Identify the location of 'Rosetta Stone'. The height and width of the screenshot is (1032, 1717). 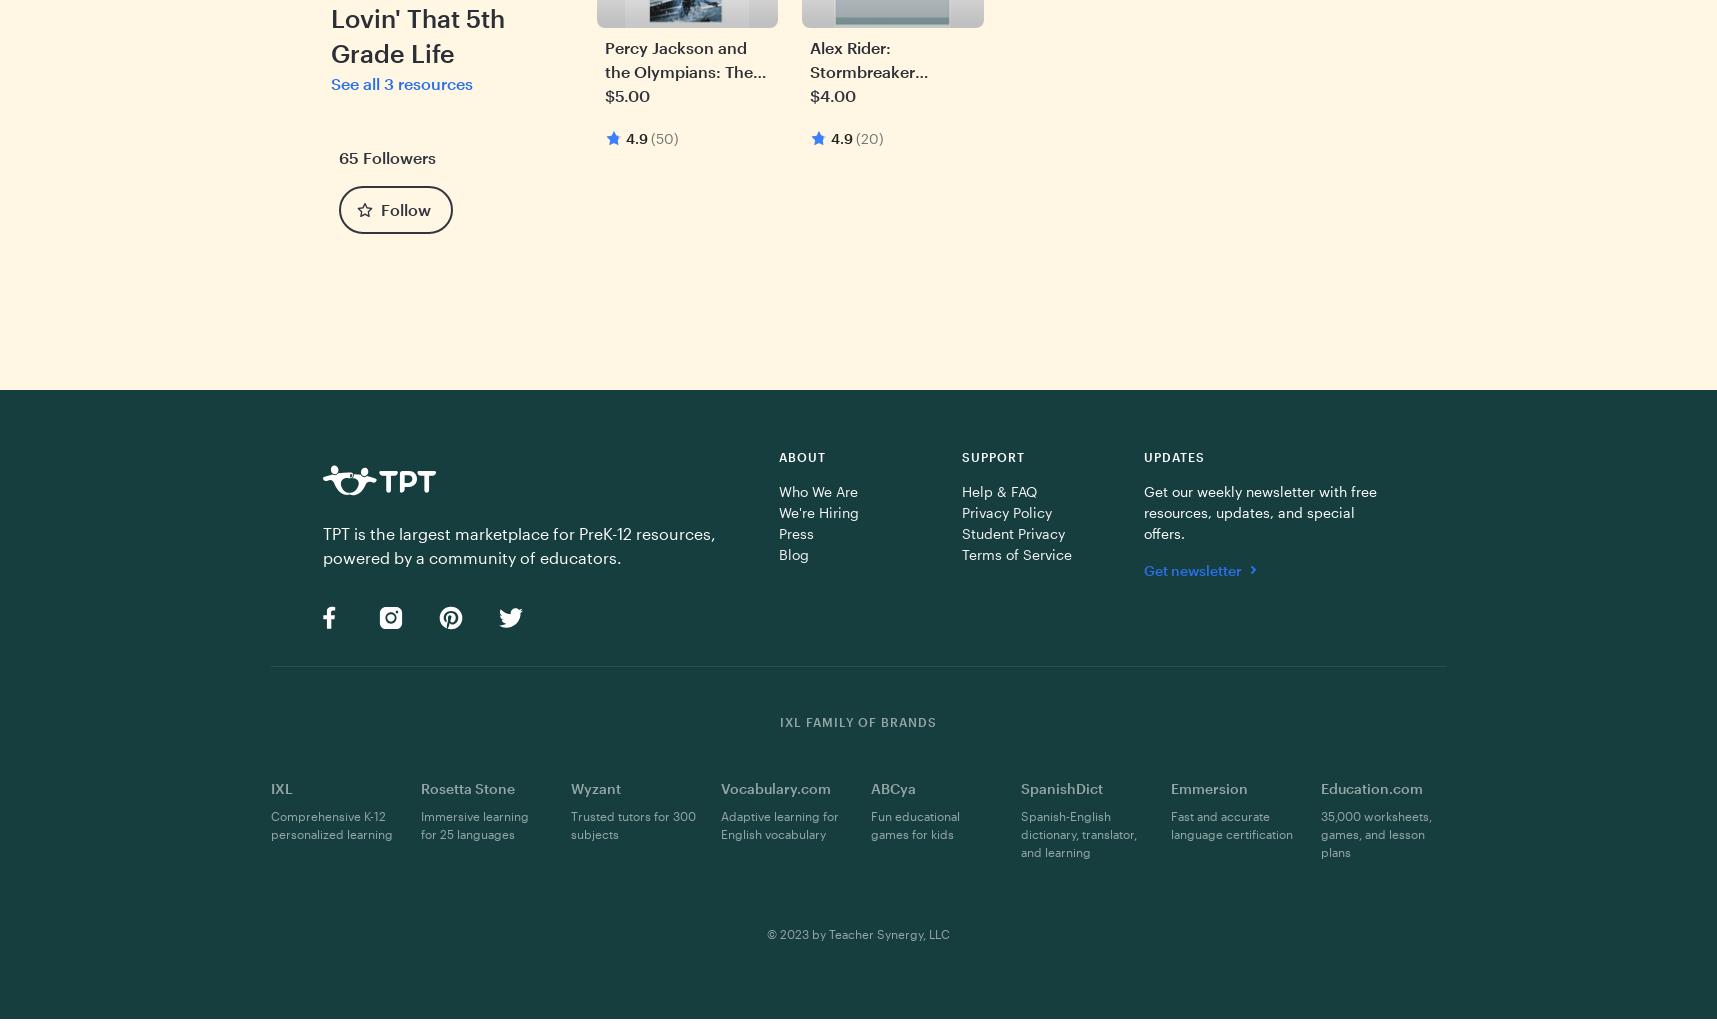
(466, 787).